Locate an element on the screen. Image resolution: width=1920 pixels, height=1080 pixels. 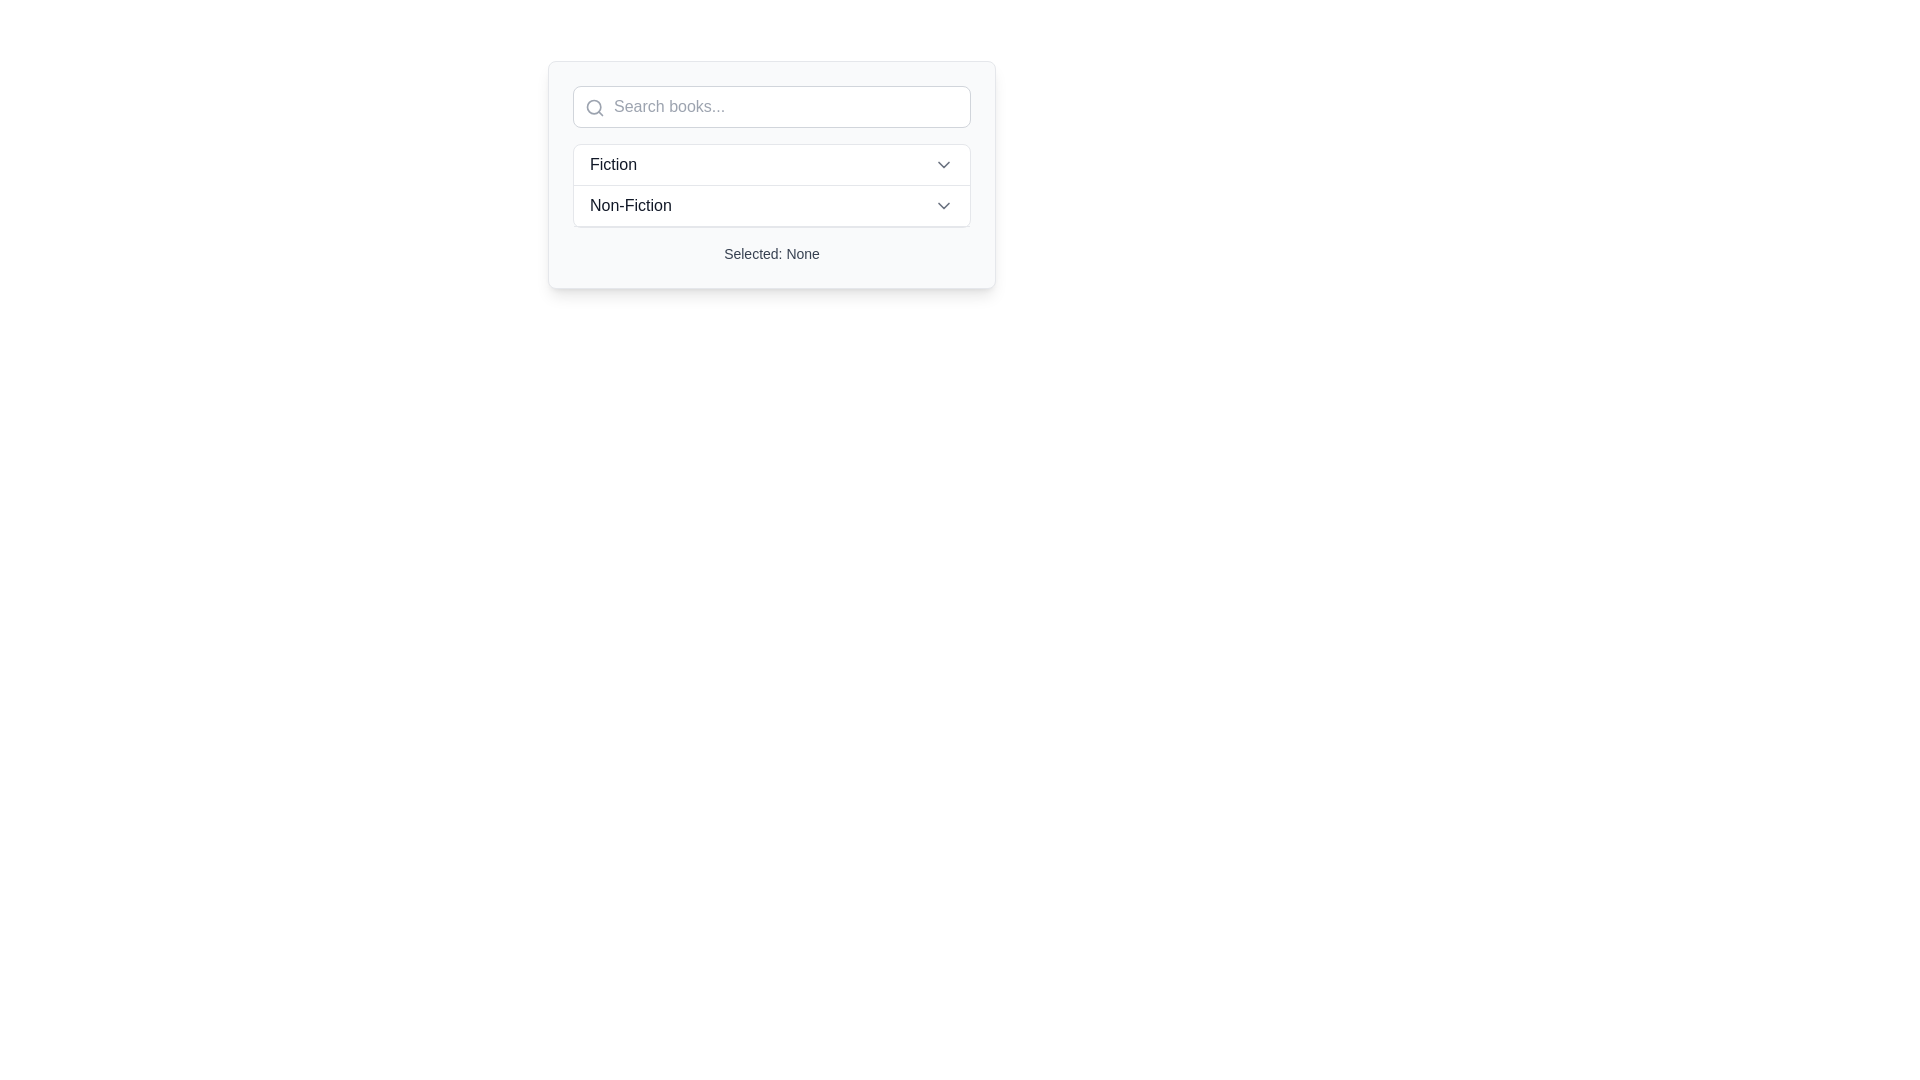
the text label is located at coordinates (629, 205).